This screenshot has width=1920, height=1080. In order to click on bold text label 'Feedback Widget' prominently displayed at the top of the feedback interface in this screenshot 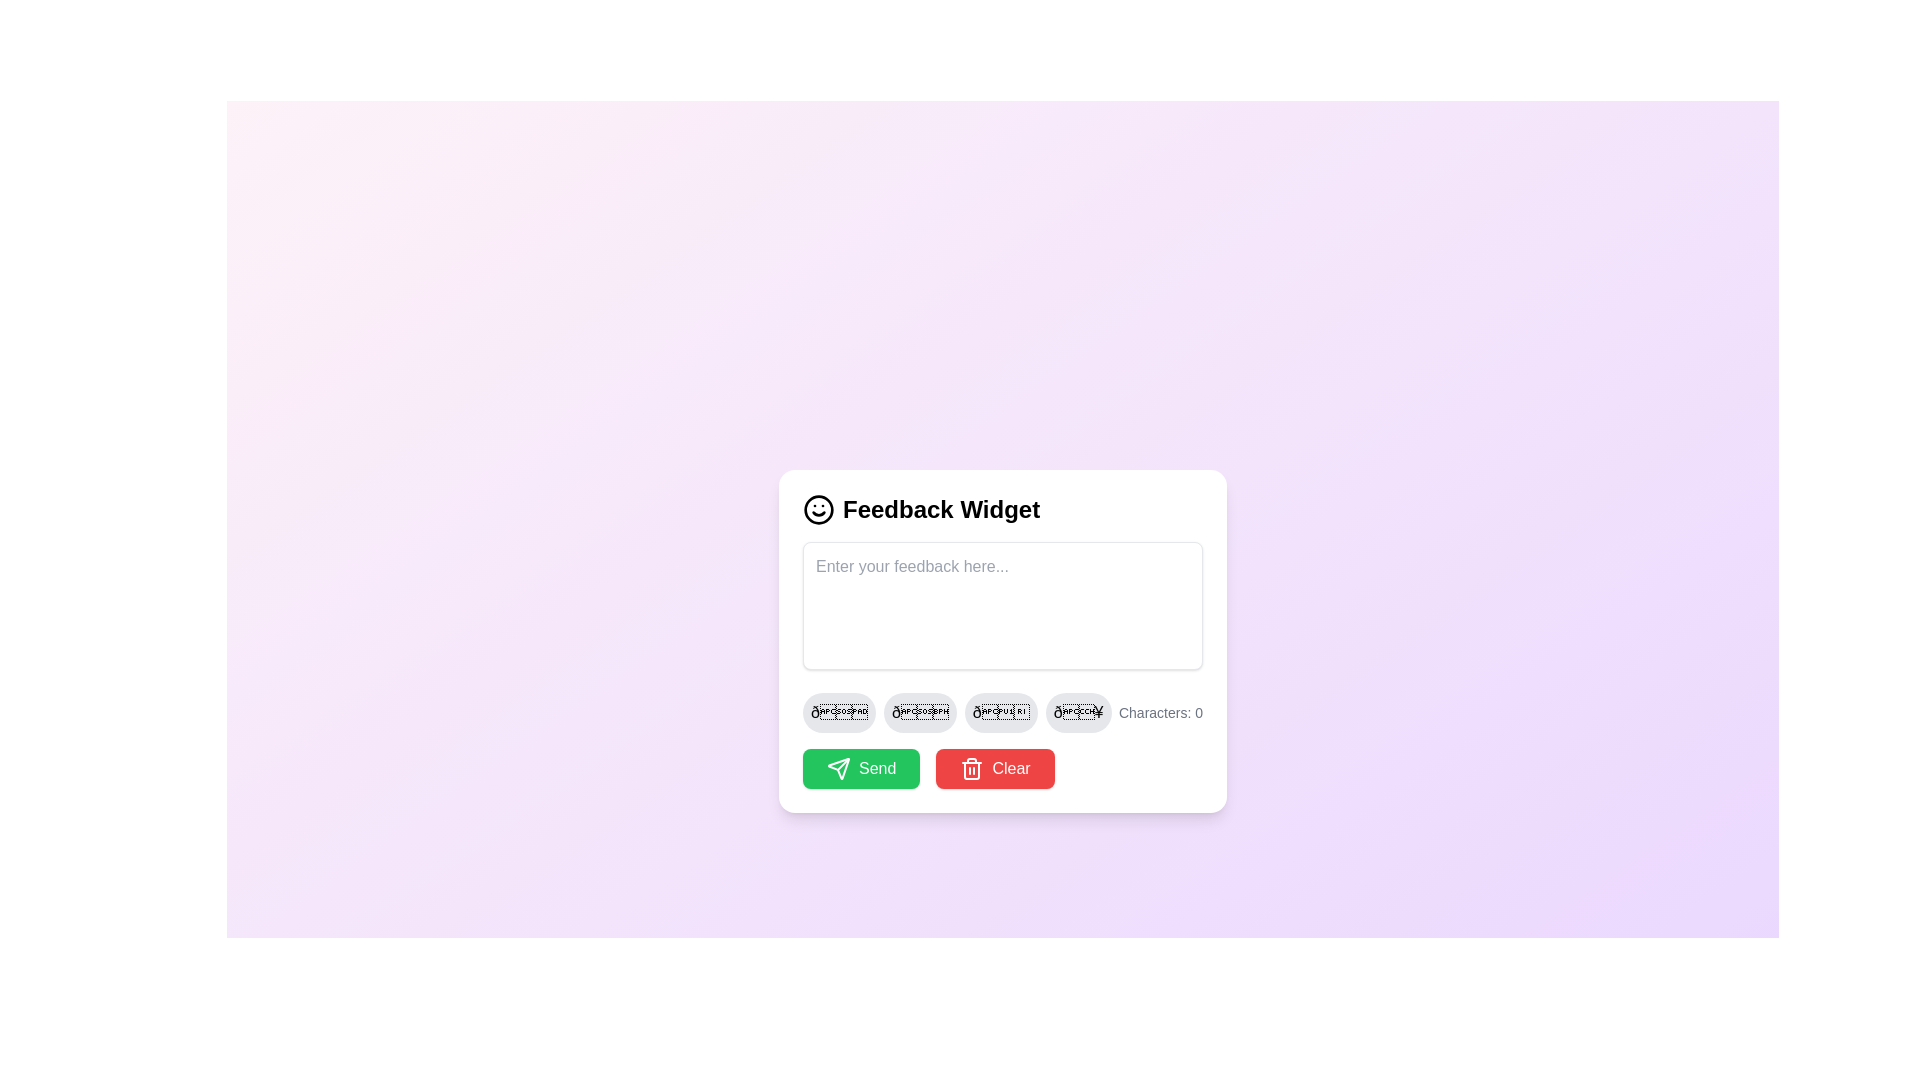, I will do `click(940, 508)`.